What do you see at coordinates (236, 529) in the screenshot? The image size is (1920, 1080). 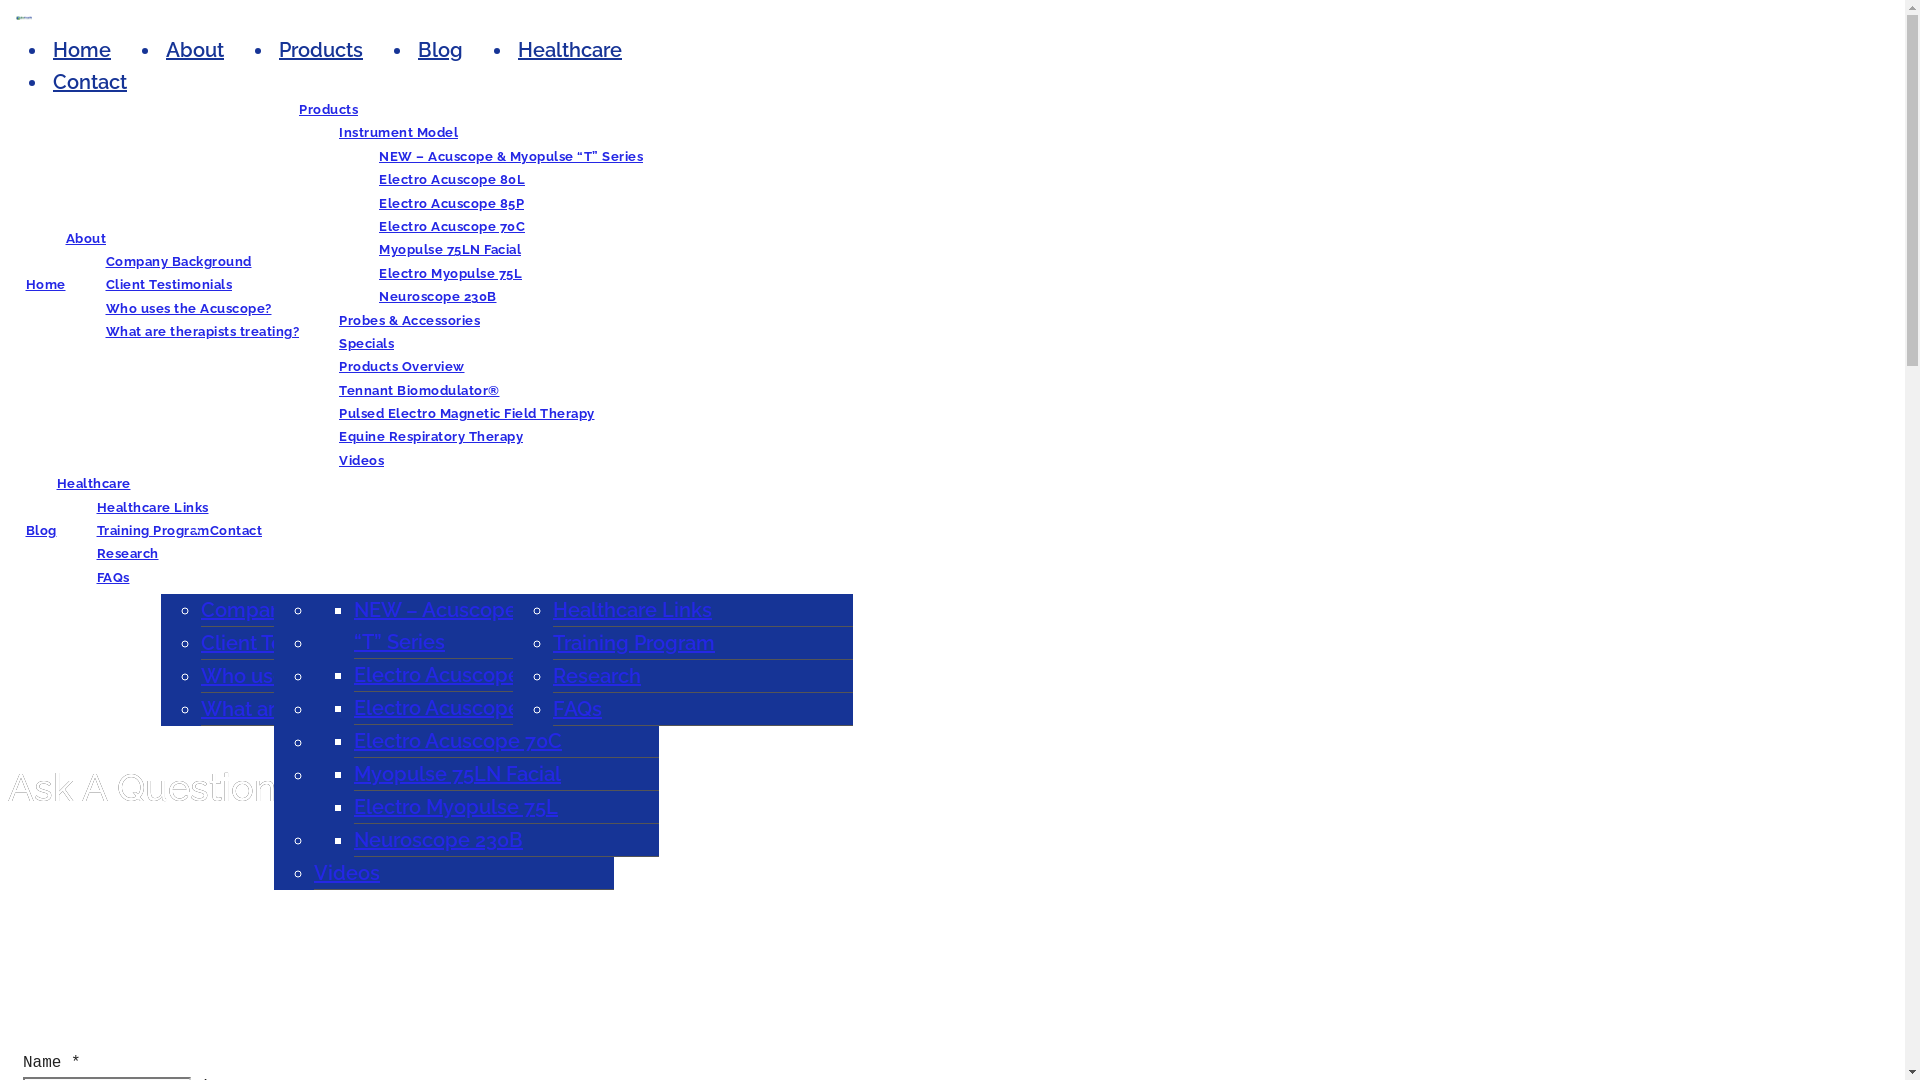 I see `'Contact'` at bounding box center [236, 529].